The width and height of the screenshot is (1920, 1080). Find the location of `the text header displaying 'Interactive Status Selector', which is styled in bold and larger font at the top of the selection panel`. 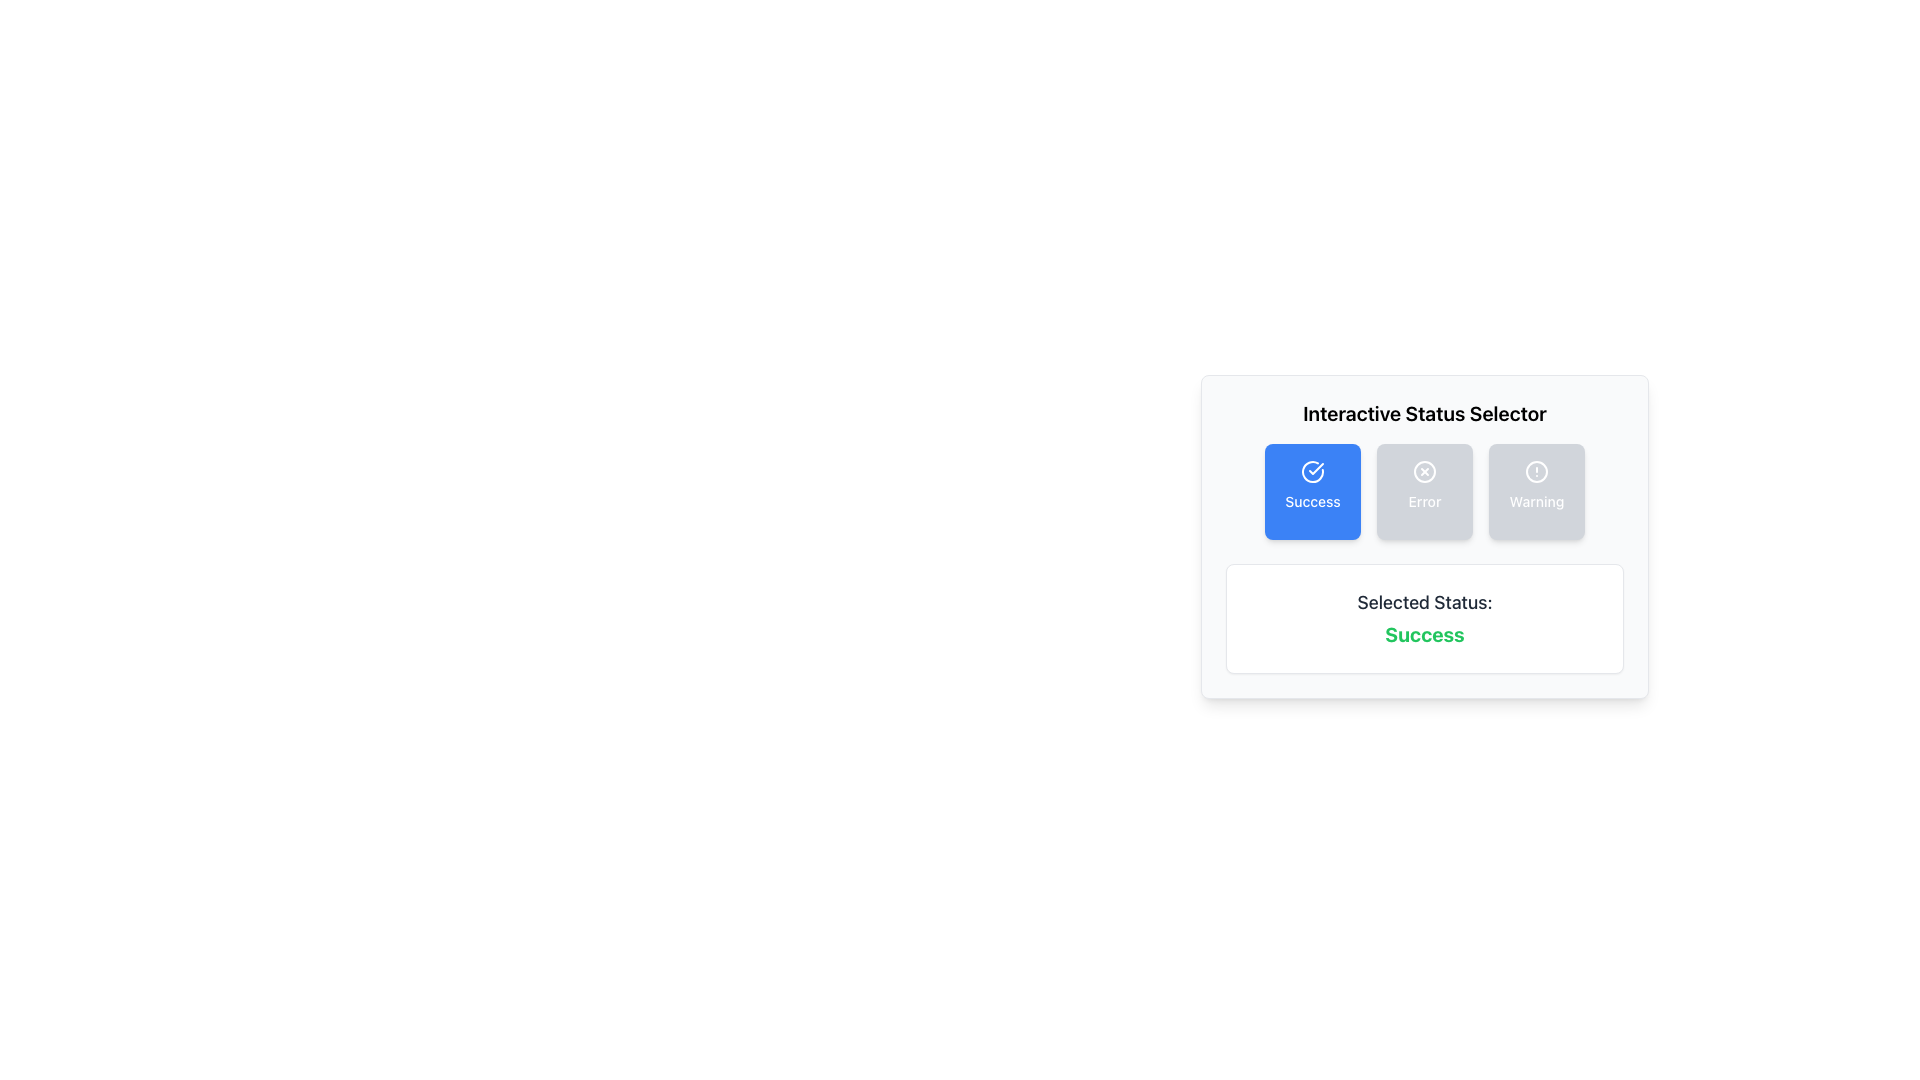

the text header displaying 'Interactive Status Selector', which is styled in bold and larger font at the top of the selection panel is located at coordinates (1424, 412).